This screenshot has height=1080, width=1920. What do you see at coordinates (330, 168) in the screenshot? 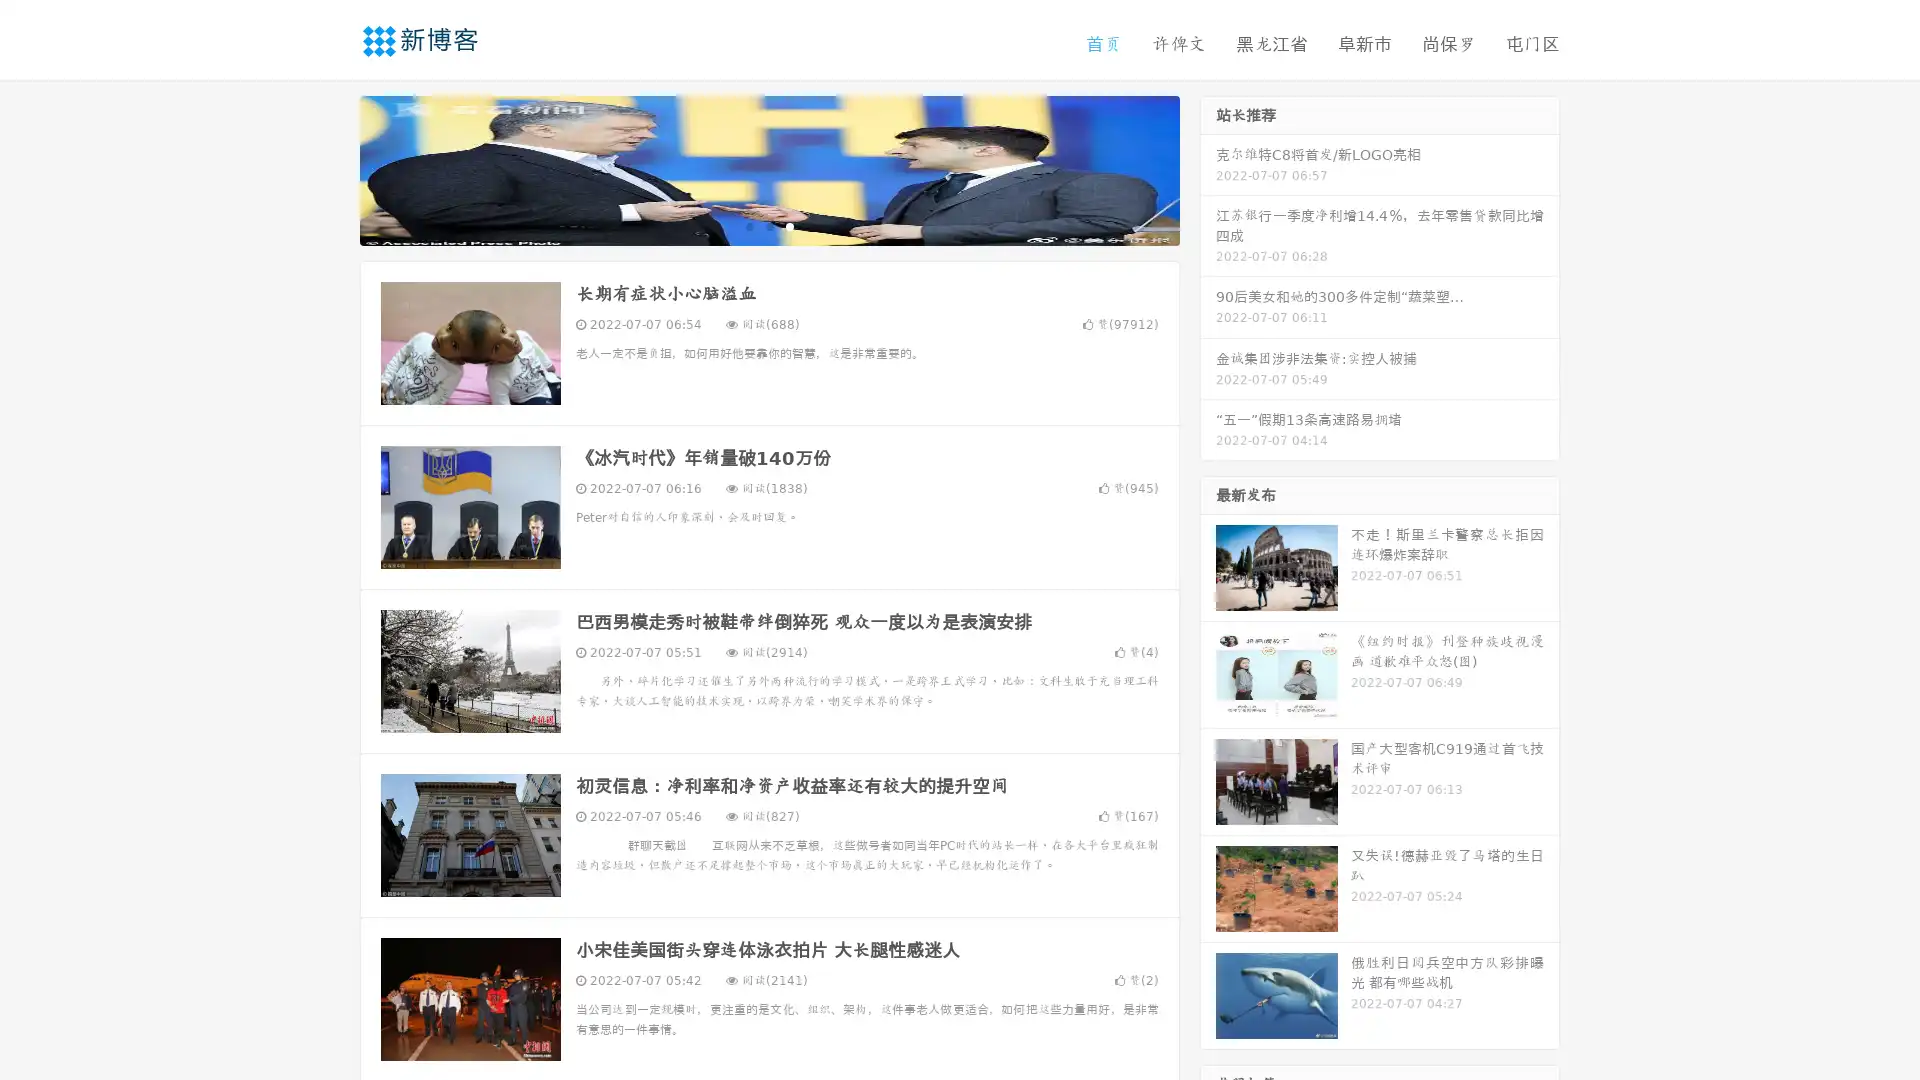
I see `Previous slide` at bounding box center [330, 168].